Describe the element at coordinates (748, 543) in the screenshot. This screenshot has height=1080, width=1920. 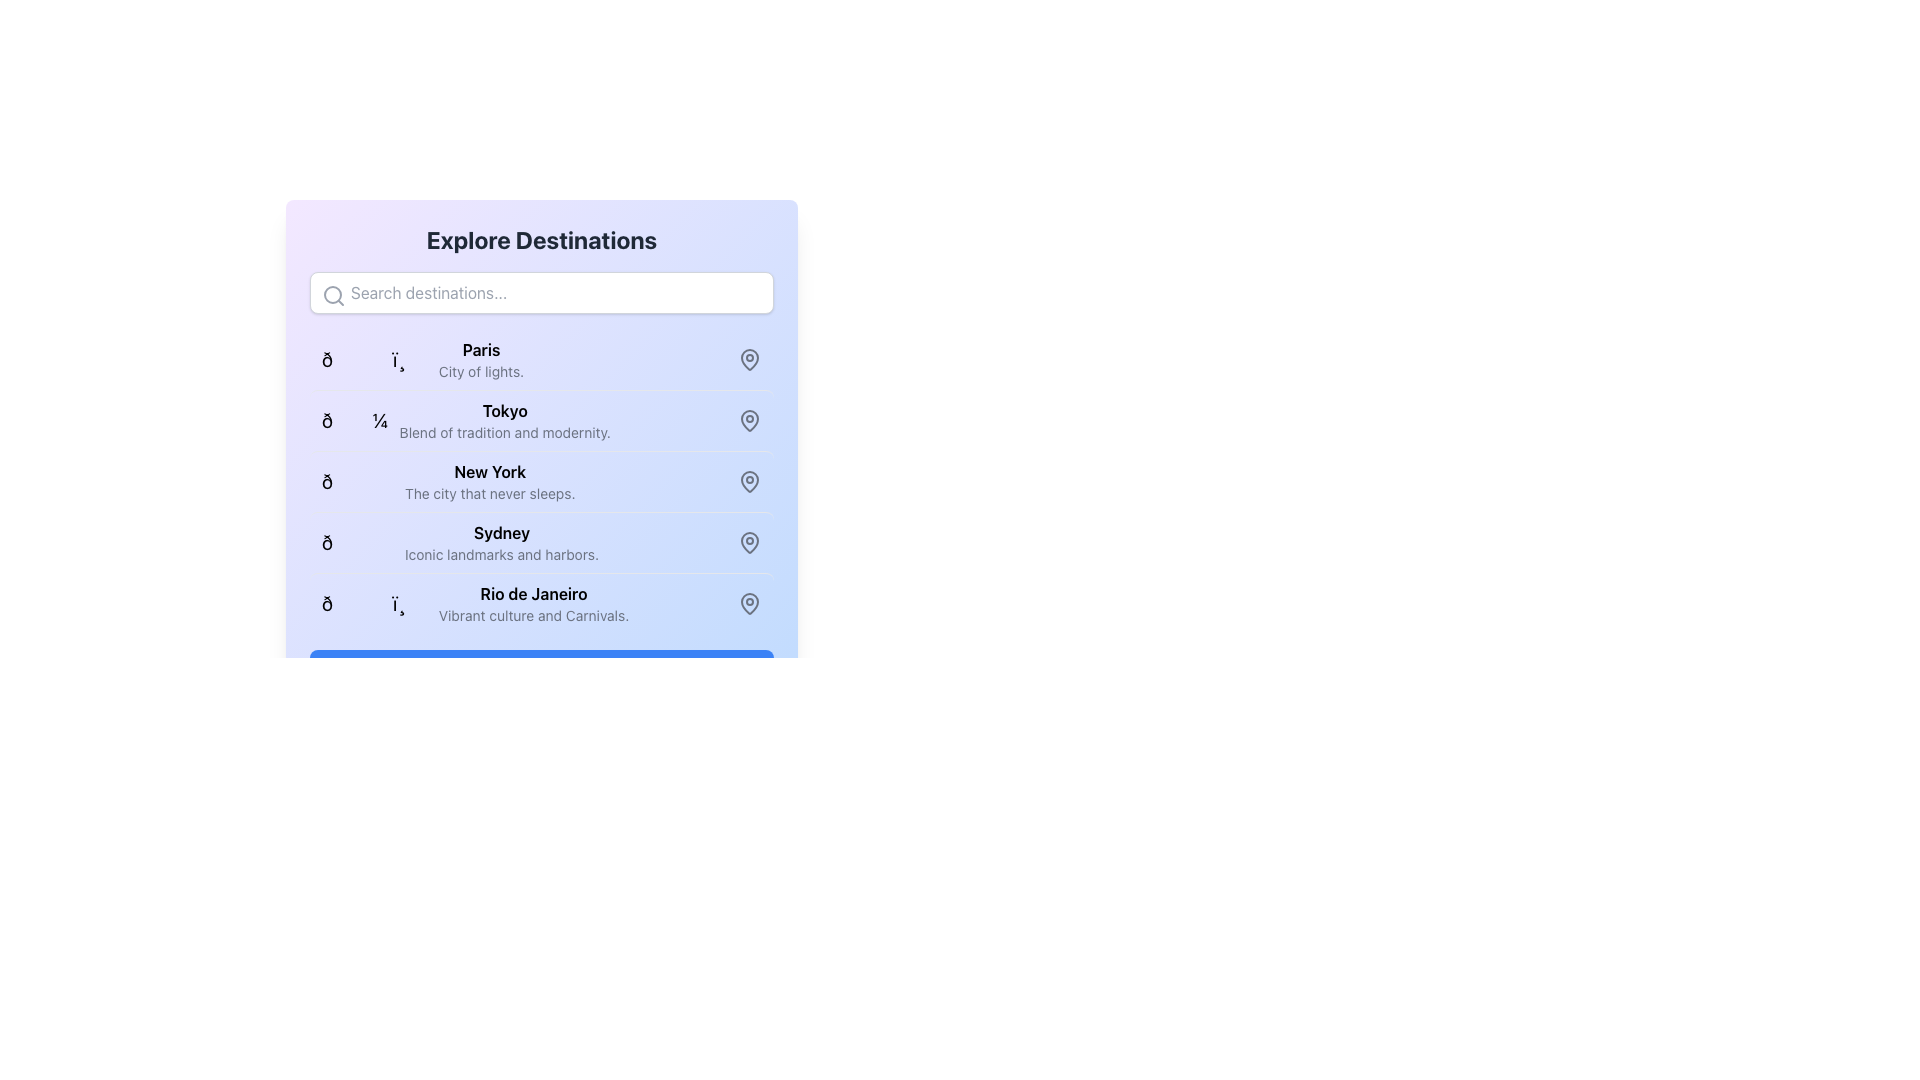
I see `the icon that signifies a location associated with 'Sydney'` at that location.